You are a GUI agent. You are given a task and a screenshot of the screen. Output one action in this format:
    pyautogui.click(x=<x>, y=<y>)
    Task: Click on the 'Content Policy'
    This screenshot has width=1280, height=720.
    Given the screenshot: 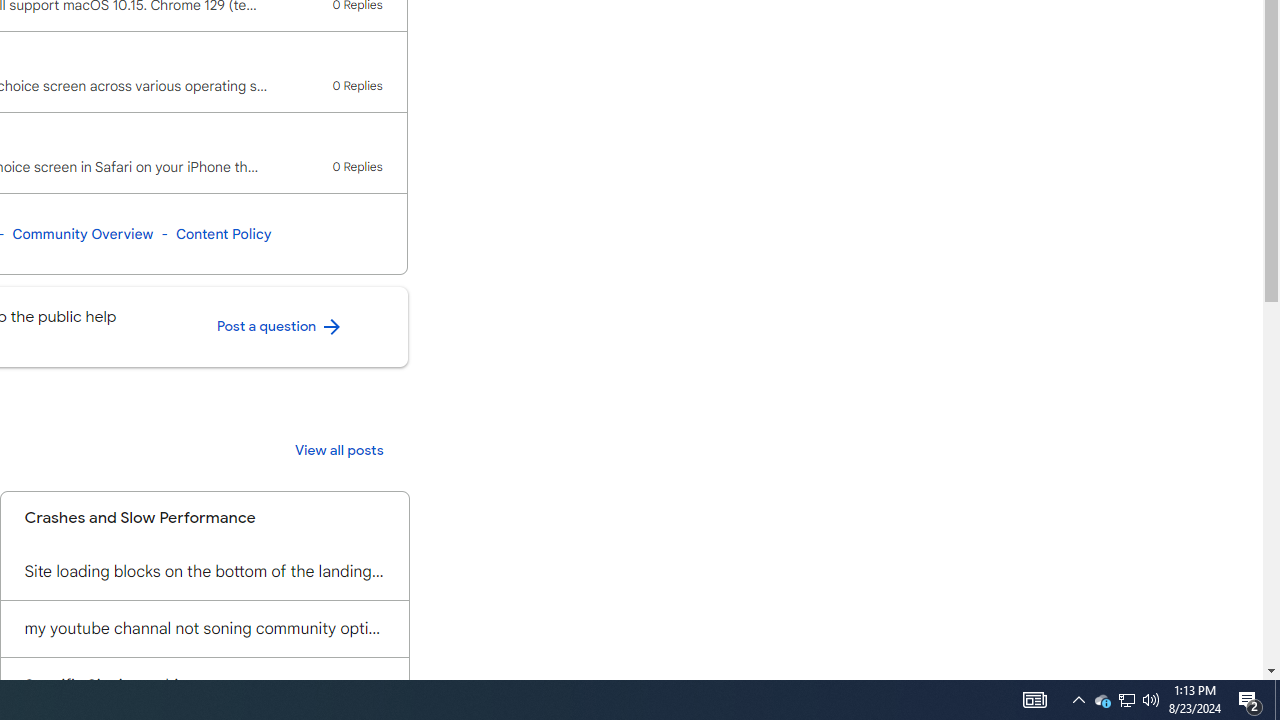 What is the action you would take?
    pyautogui.click(x=223, y=233)
    